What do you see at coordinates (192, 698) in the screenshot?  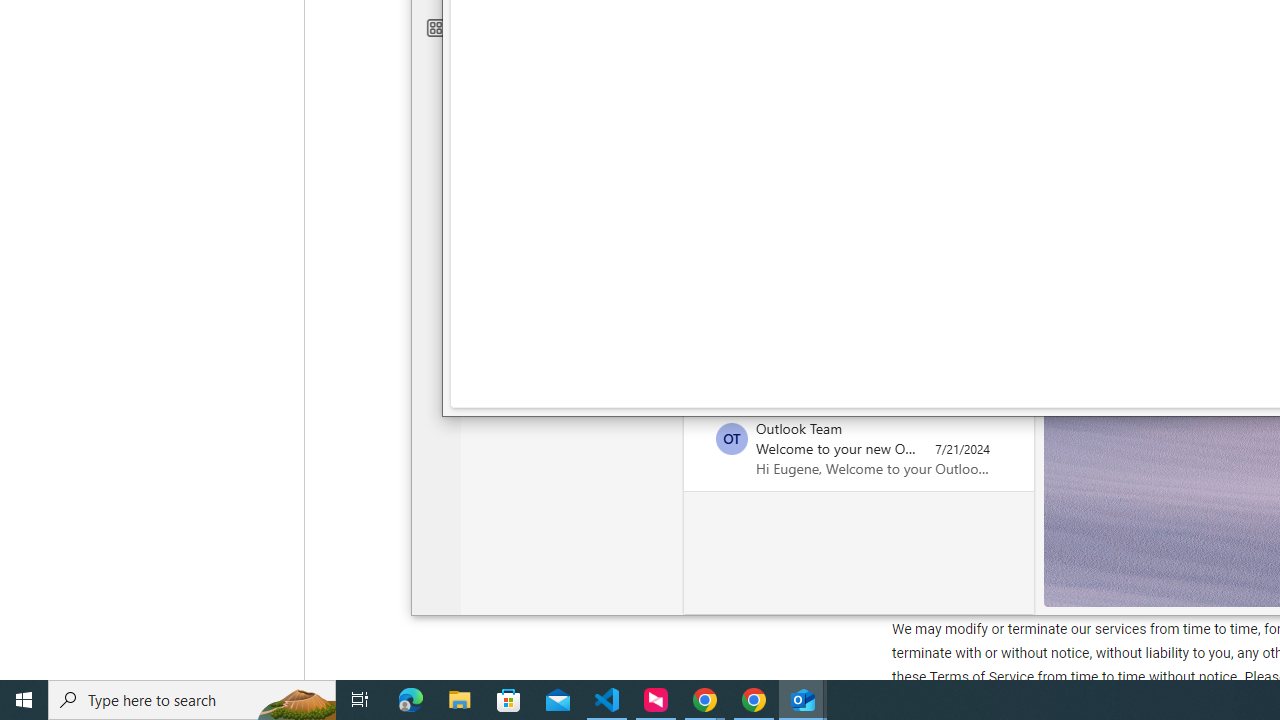 I see `'Type here to search'` at bounding box center [192, 698].